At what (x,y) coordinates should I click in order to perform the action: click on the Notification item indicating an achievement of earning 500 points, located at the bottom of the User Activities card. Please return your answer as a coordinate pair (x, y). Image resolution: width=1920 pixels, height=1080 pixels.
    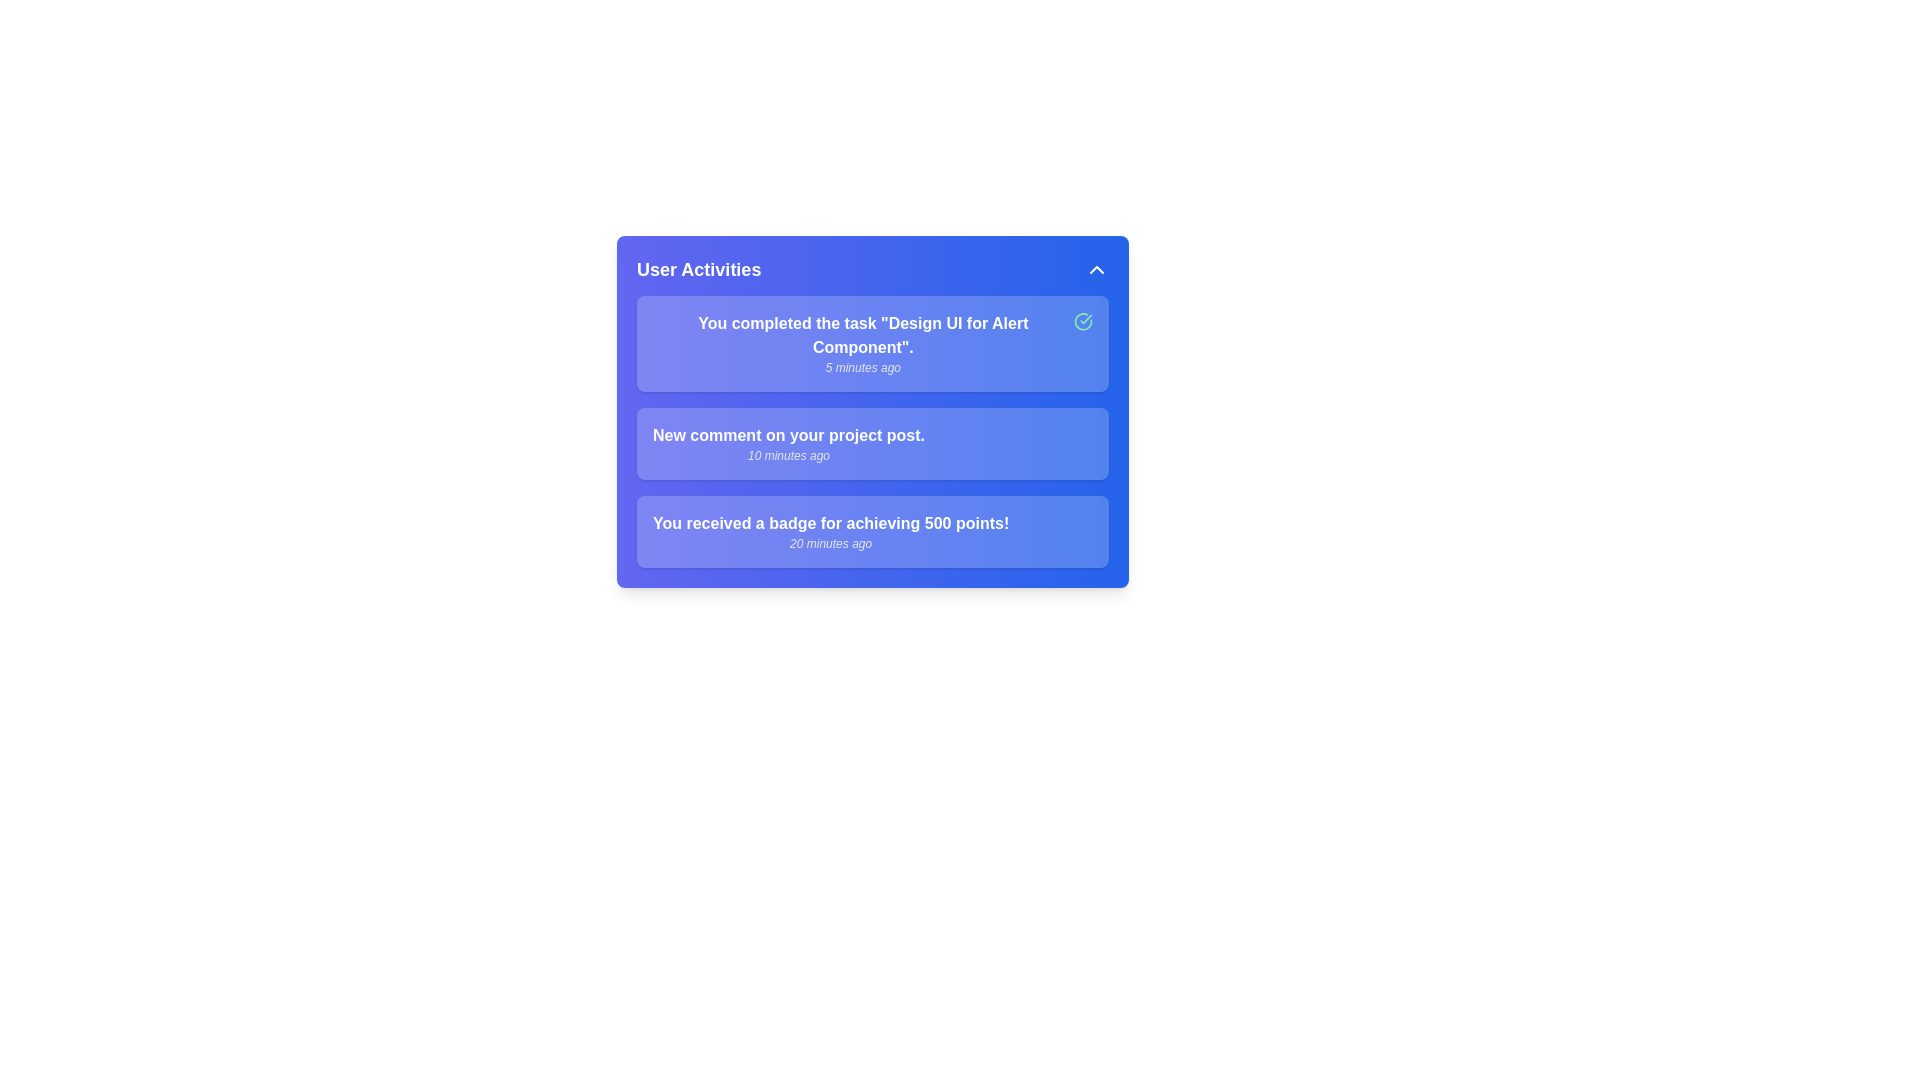
    Looking at the image, I should click on (831, 531).